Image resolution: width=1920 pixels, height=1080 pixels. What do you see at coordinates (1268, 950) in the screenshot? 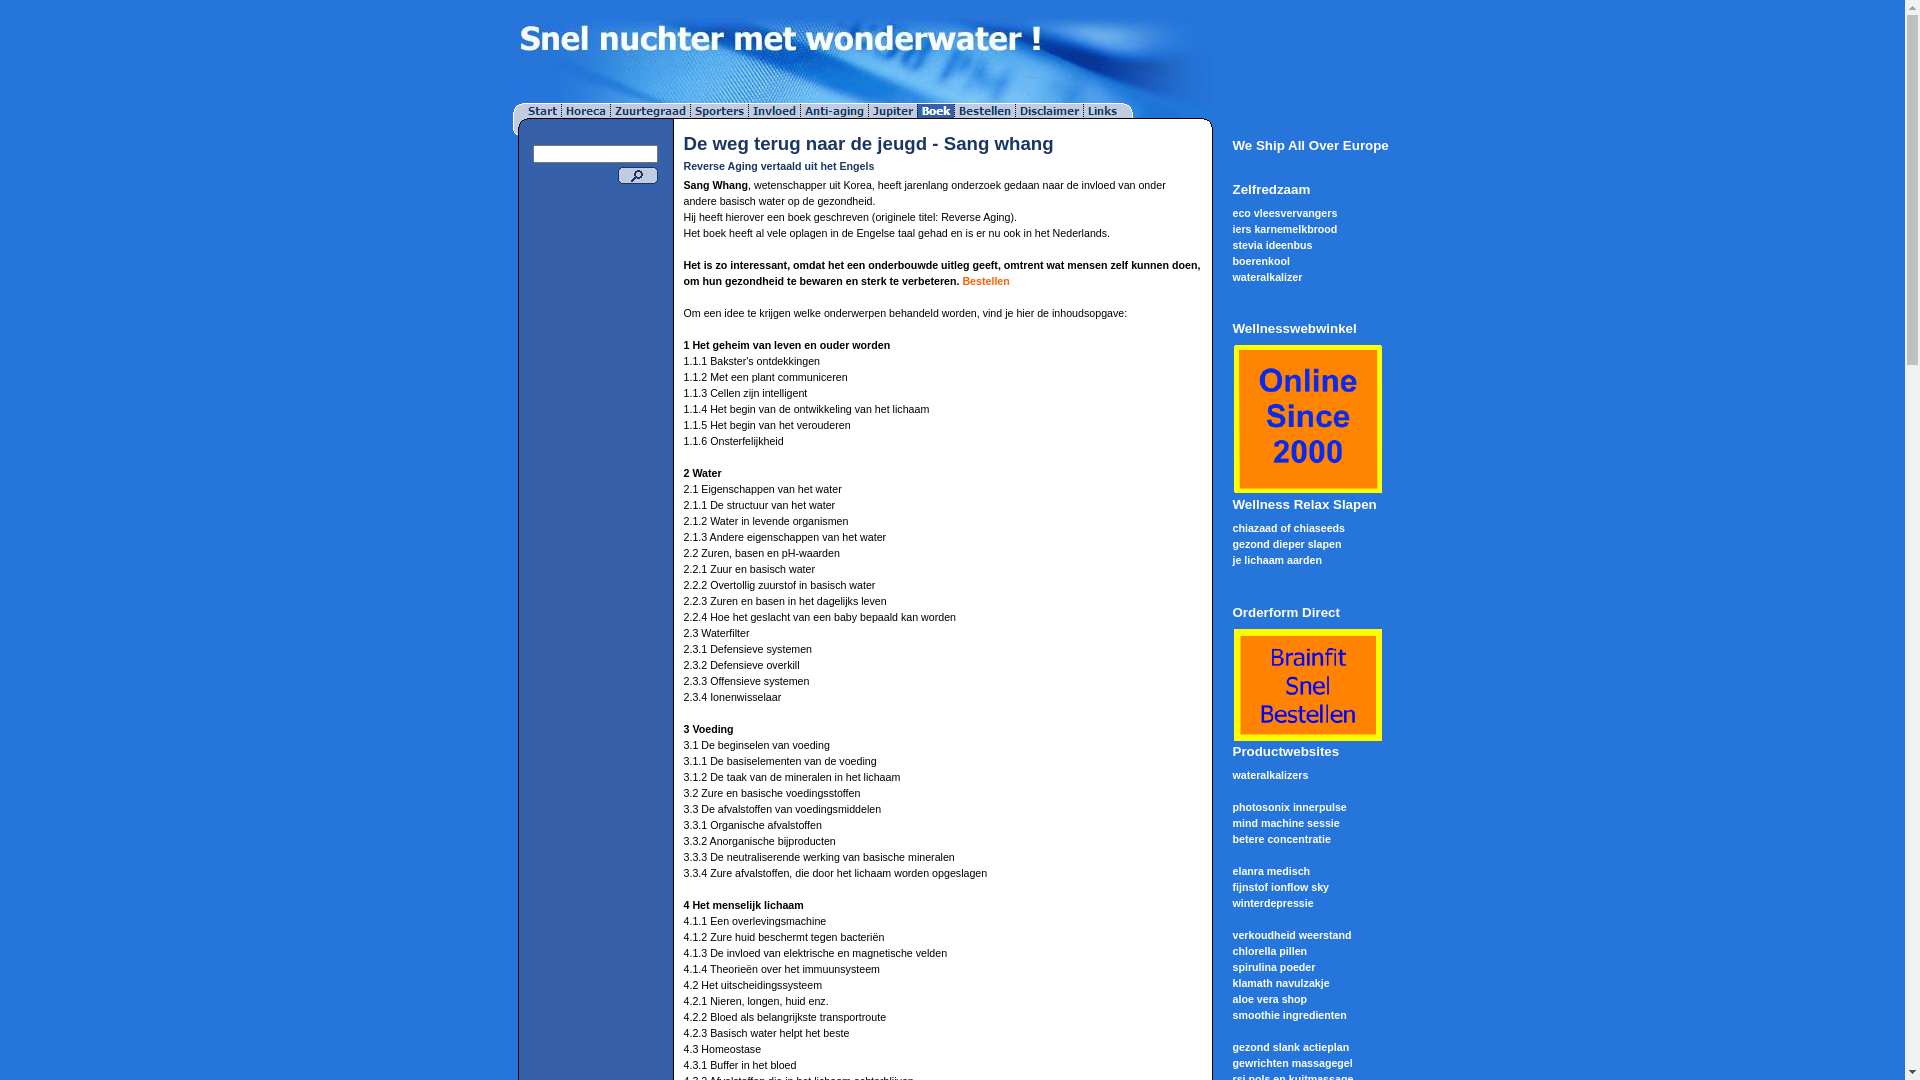
I see `'chlorella pillen'` at bounding box center [1268, 950].